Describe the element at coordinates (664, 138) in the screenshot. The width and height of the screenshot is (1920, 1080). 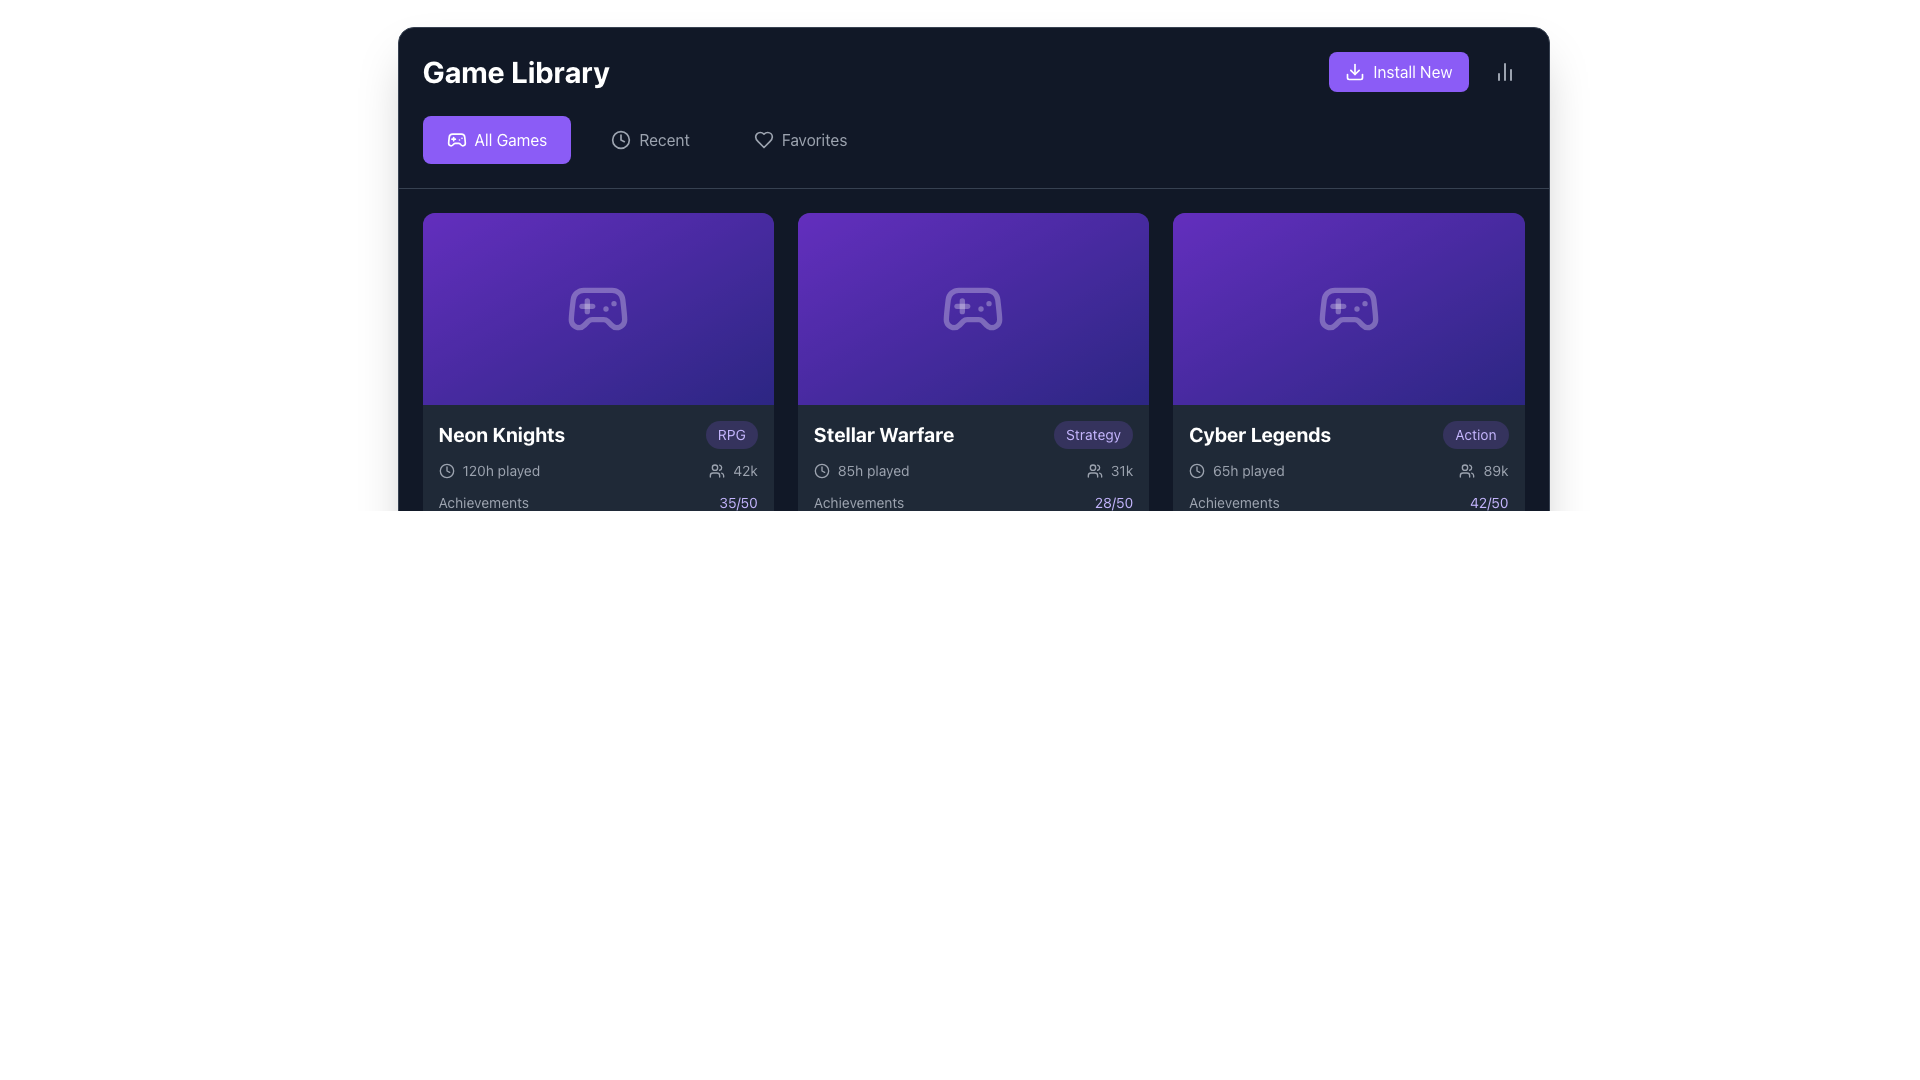
I see `the 'Recent' text label, which filters items to show recently accessed or added items, located next to a clock icon on the left and a 'Favorites' text label on the right` at that location.